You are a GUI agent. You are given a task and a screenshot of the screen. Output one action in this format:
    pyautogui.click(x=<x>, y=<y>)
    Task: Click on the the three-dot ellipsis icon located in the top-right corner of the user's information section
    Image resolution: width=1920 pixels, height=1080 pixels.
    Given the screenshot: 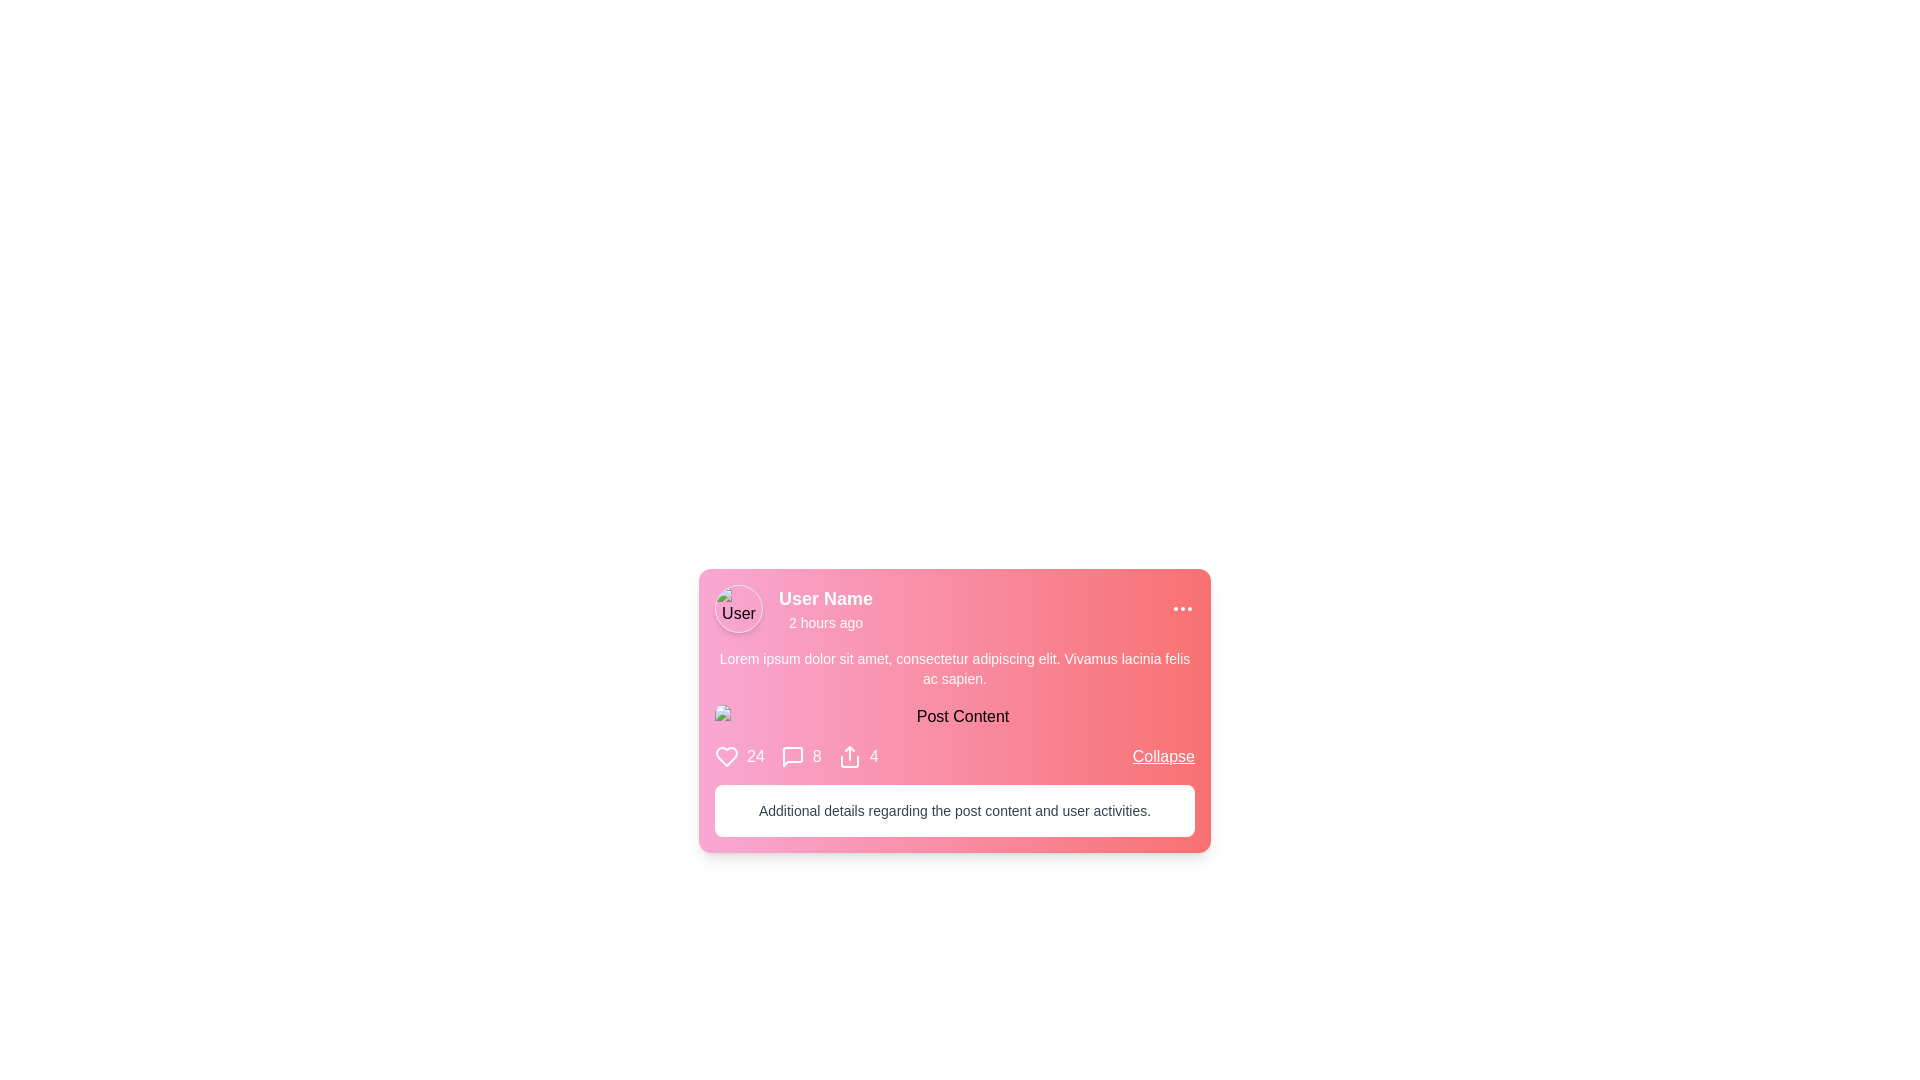 What is the action you would take?
    pyautogui.click(x=1182, y=608)
    